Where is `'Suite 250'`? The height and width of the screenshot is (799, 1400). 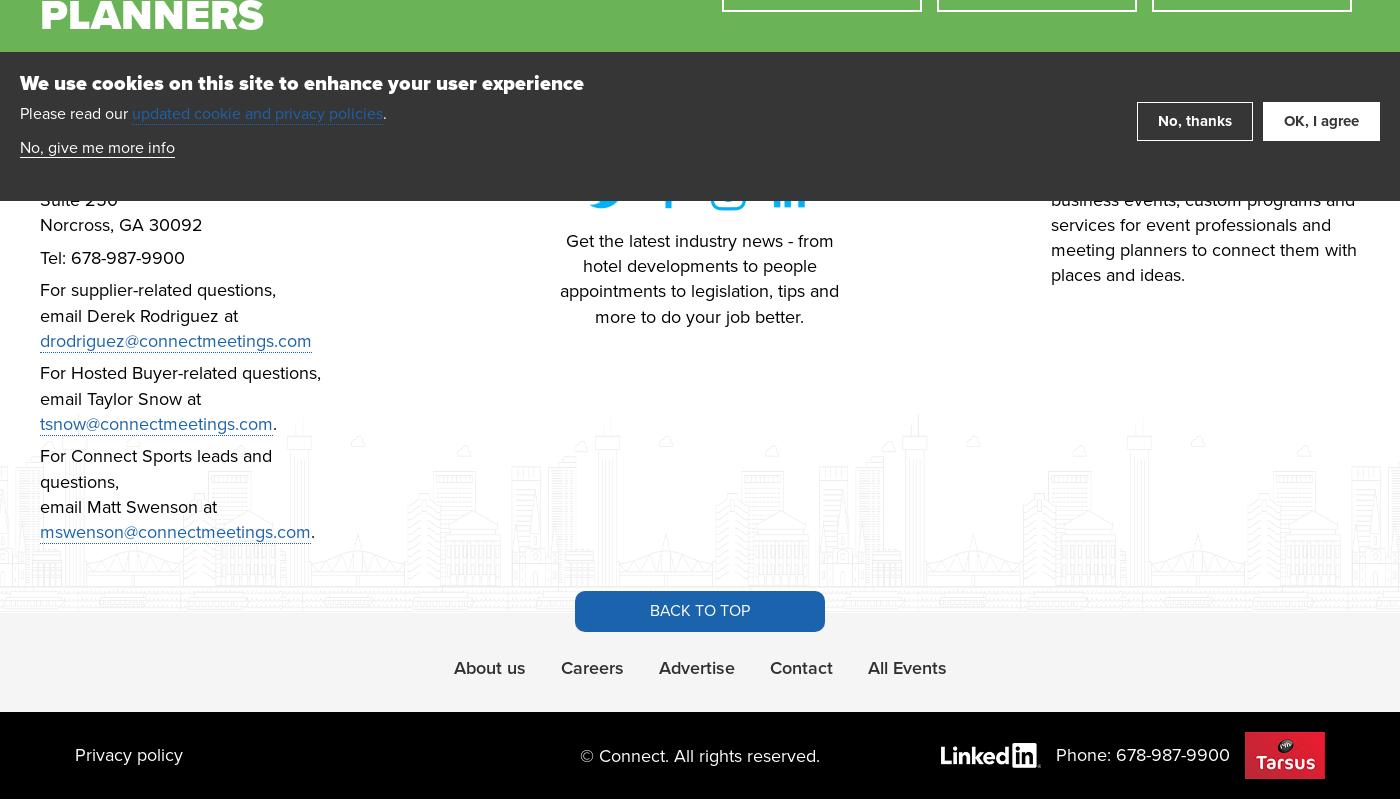
'Suite 250' is located at coordinates (78, 199).